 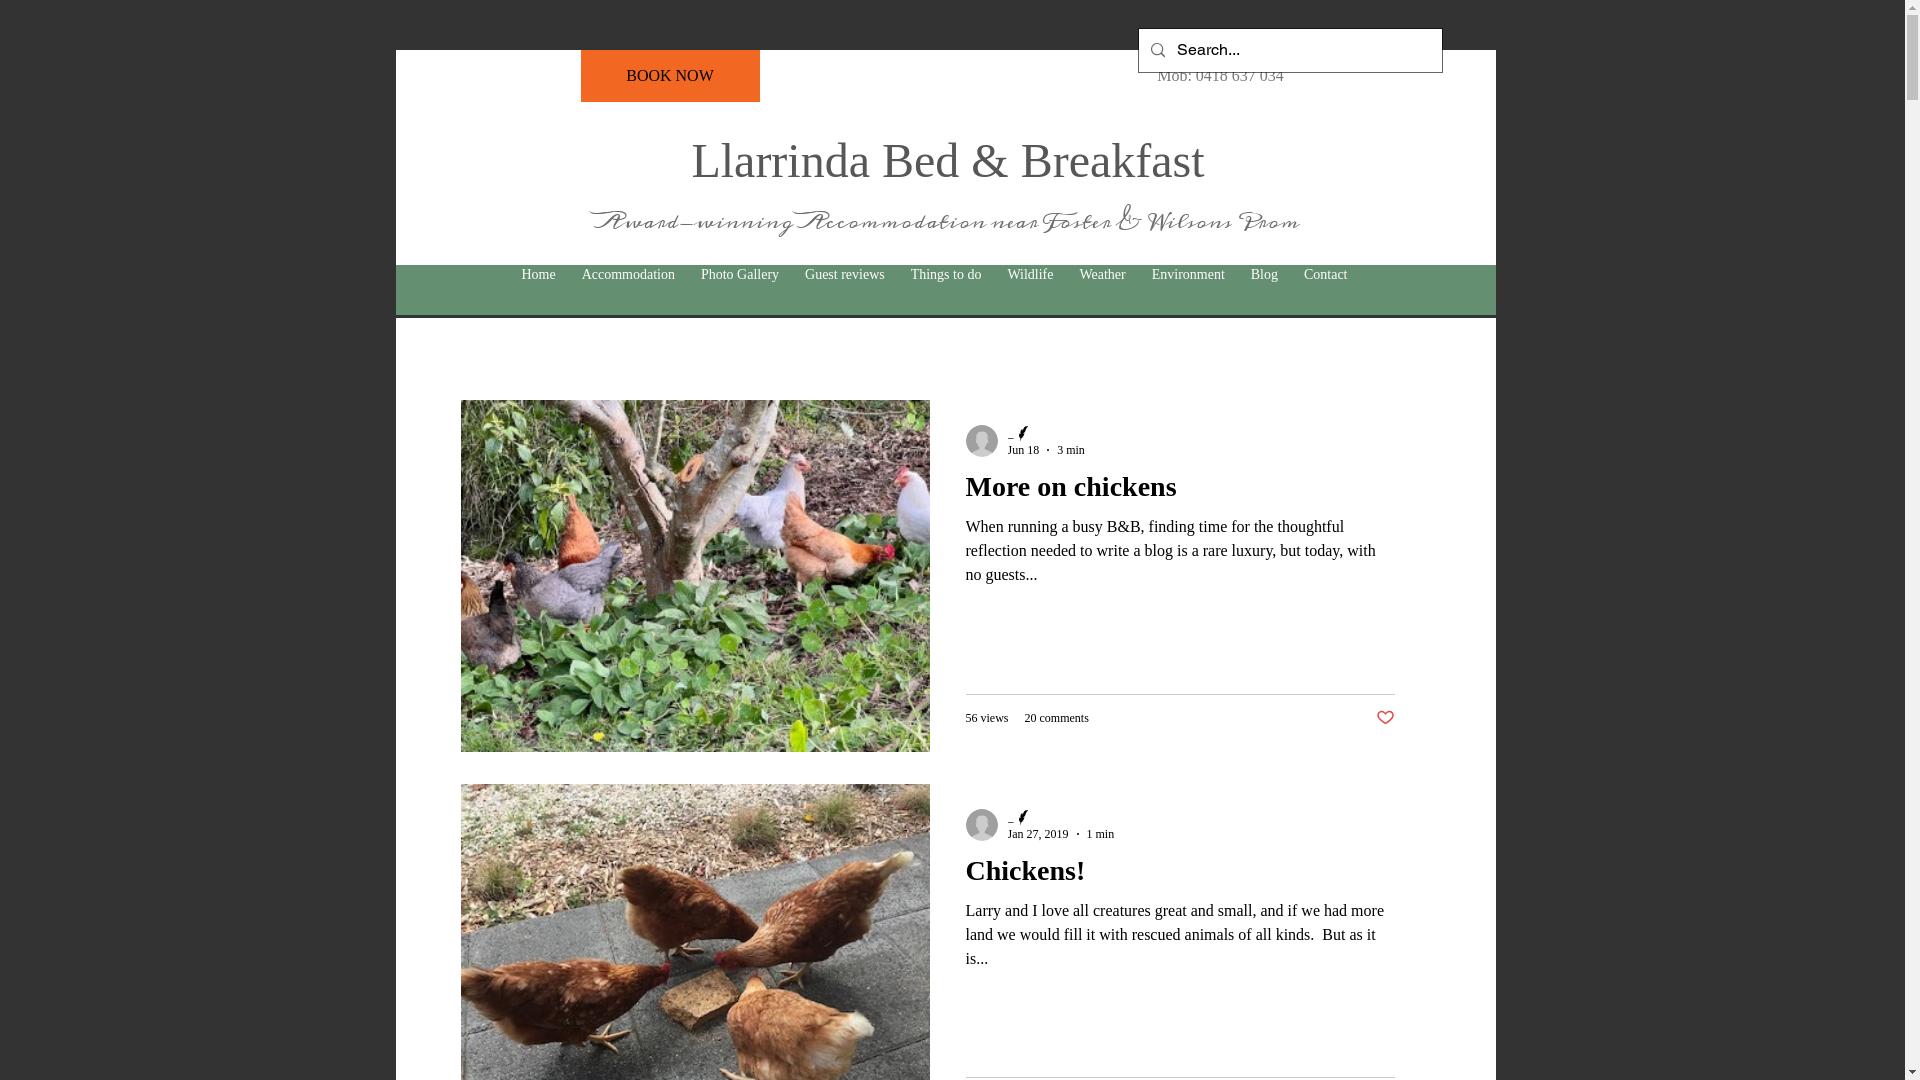 What do you see at coordinates (993, 274) in the screenshot?
I see `'Wildlife'` at bounding box center [993, 274].